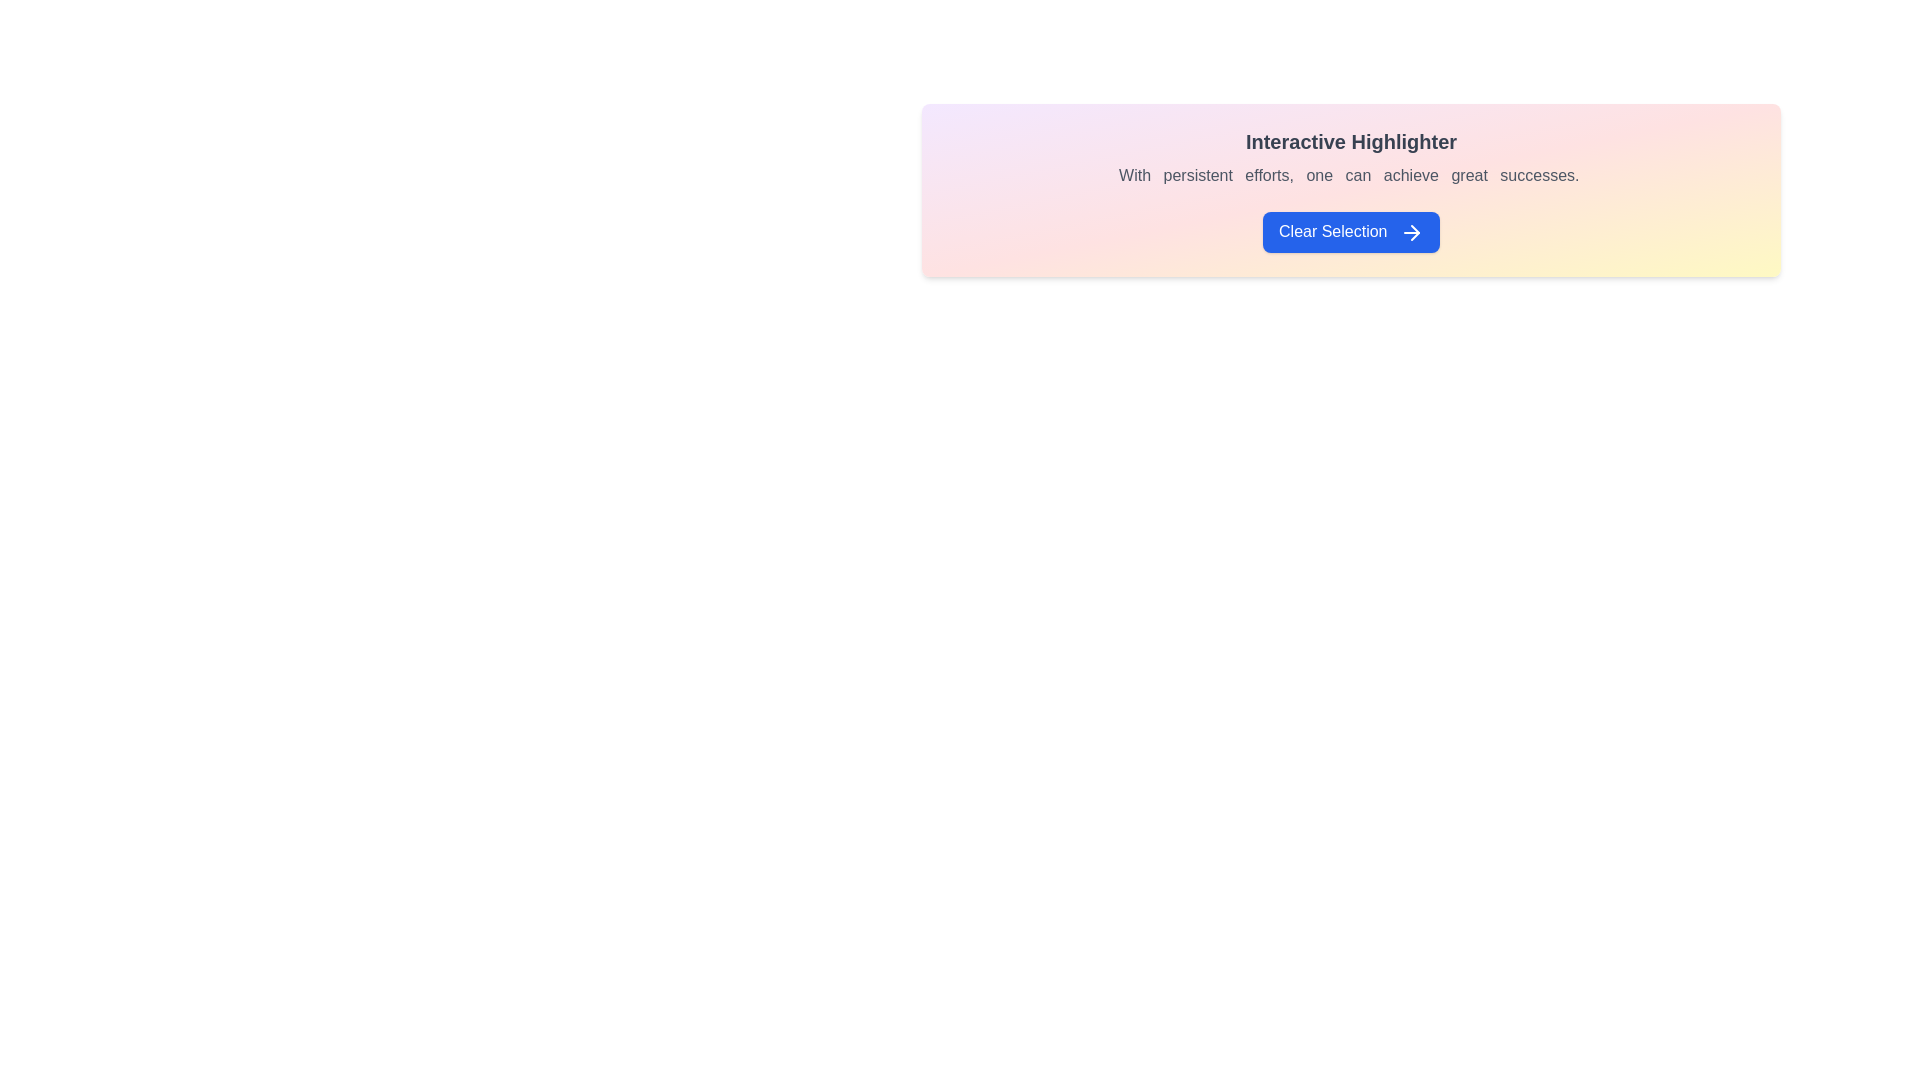  What do you see at coordinates (1200, 174) in the screenshot?
I see `the text element 'persistent' which is styled with a cursor-pointer and is located between the words 'With' and 'efforts' in the sentence` at bounding box center [1200, 174].